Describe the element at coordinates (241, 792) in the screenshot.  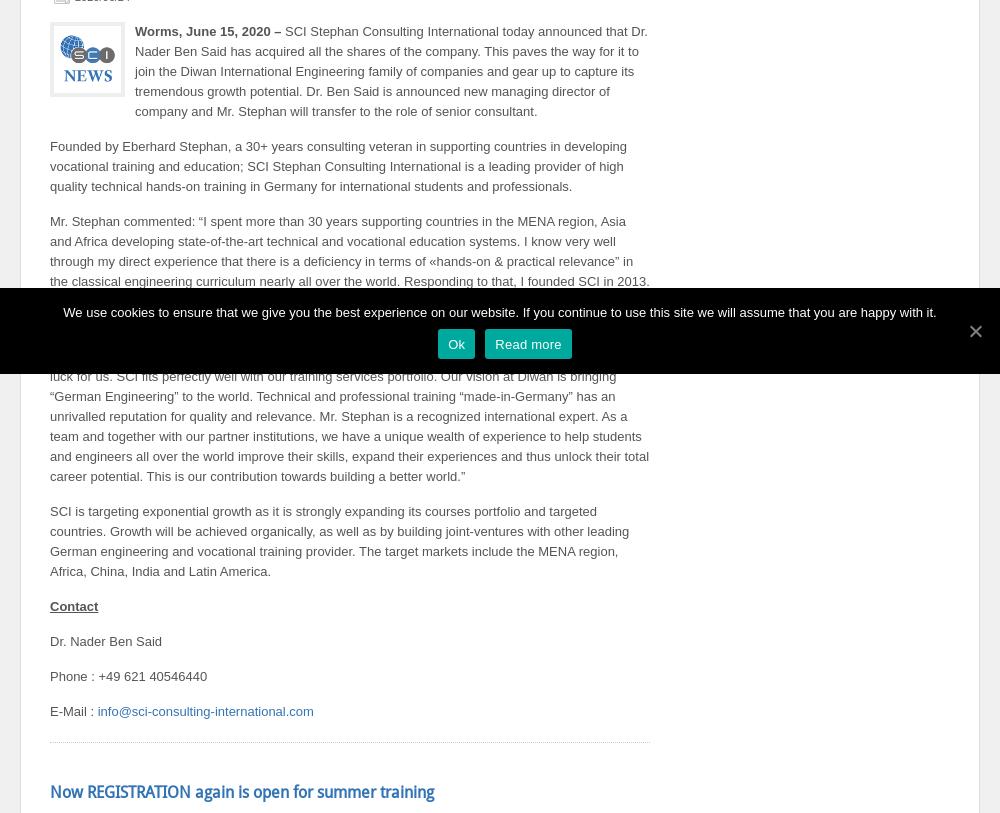
I see `'Now REGISTRATION again is open for summer training'` at that location.